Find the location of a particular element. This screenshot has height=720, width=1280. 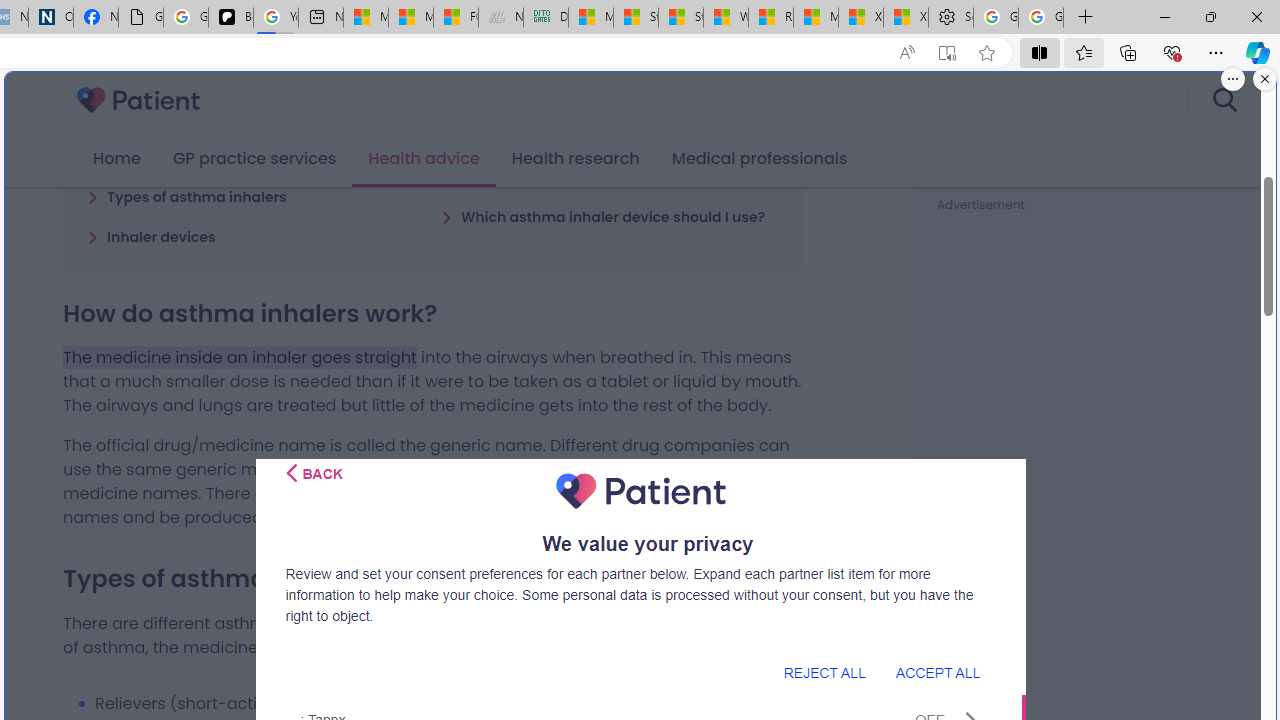

'Medical professionals' is located at coordinates (758, 158).